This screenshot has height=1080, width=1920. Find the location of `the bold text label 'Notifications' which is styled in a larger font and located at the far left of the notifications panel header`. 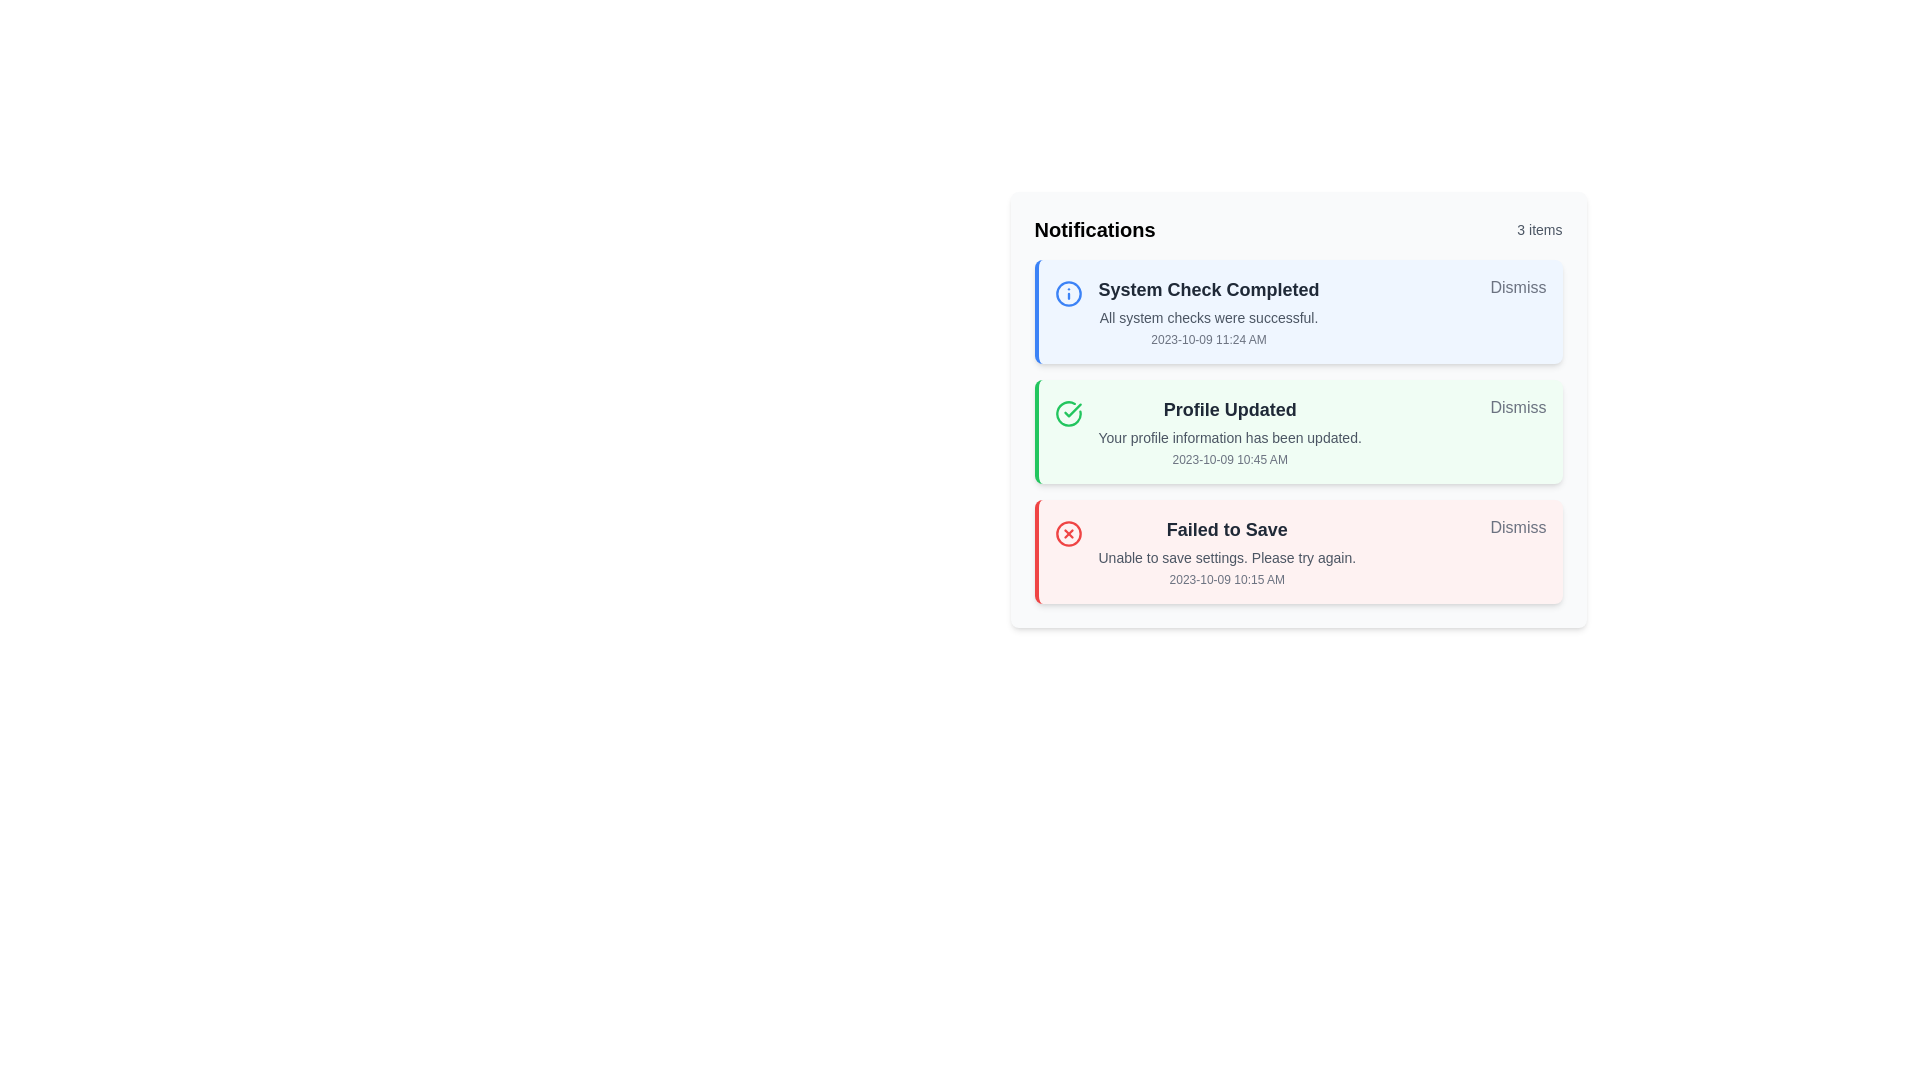

the bold text label 'Notifications' which is styled in a larger font and located at the far left of the notifications panel header is located at coordinates (1093, 229).